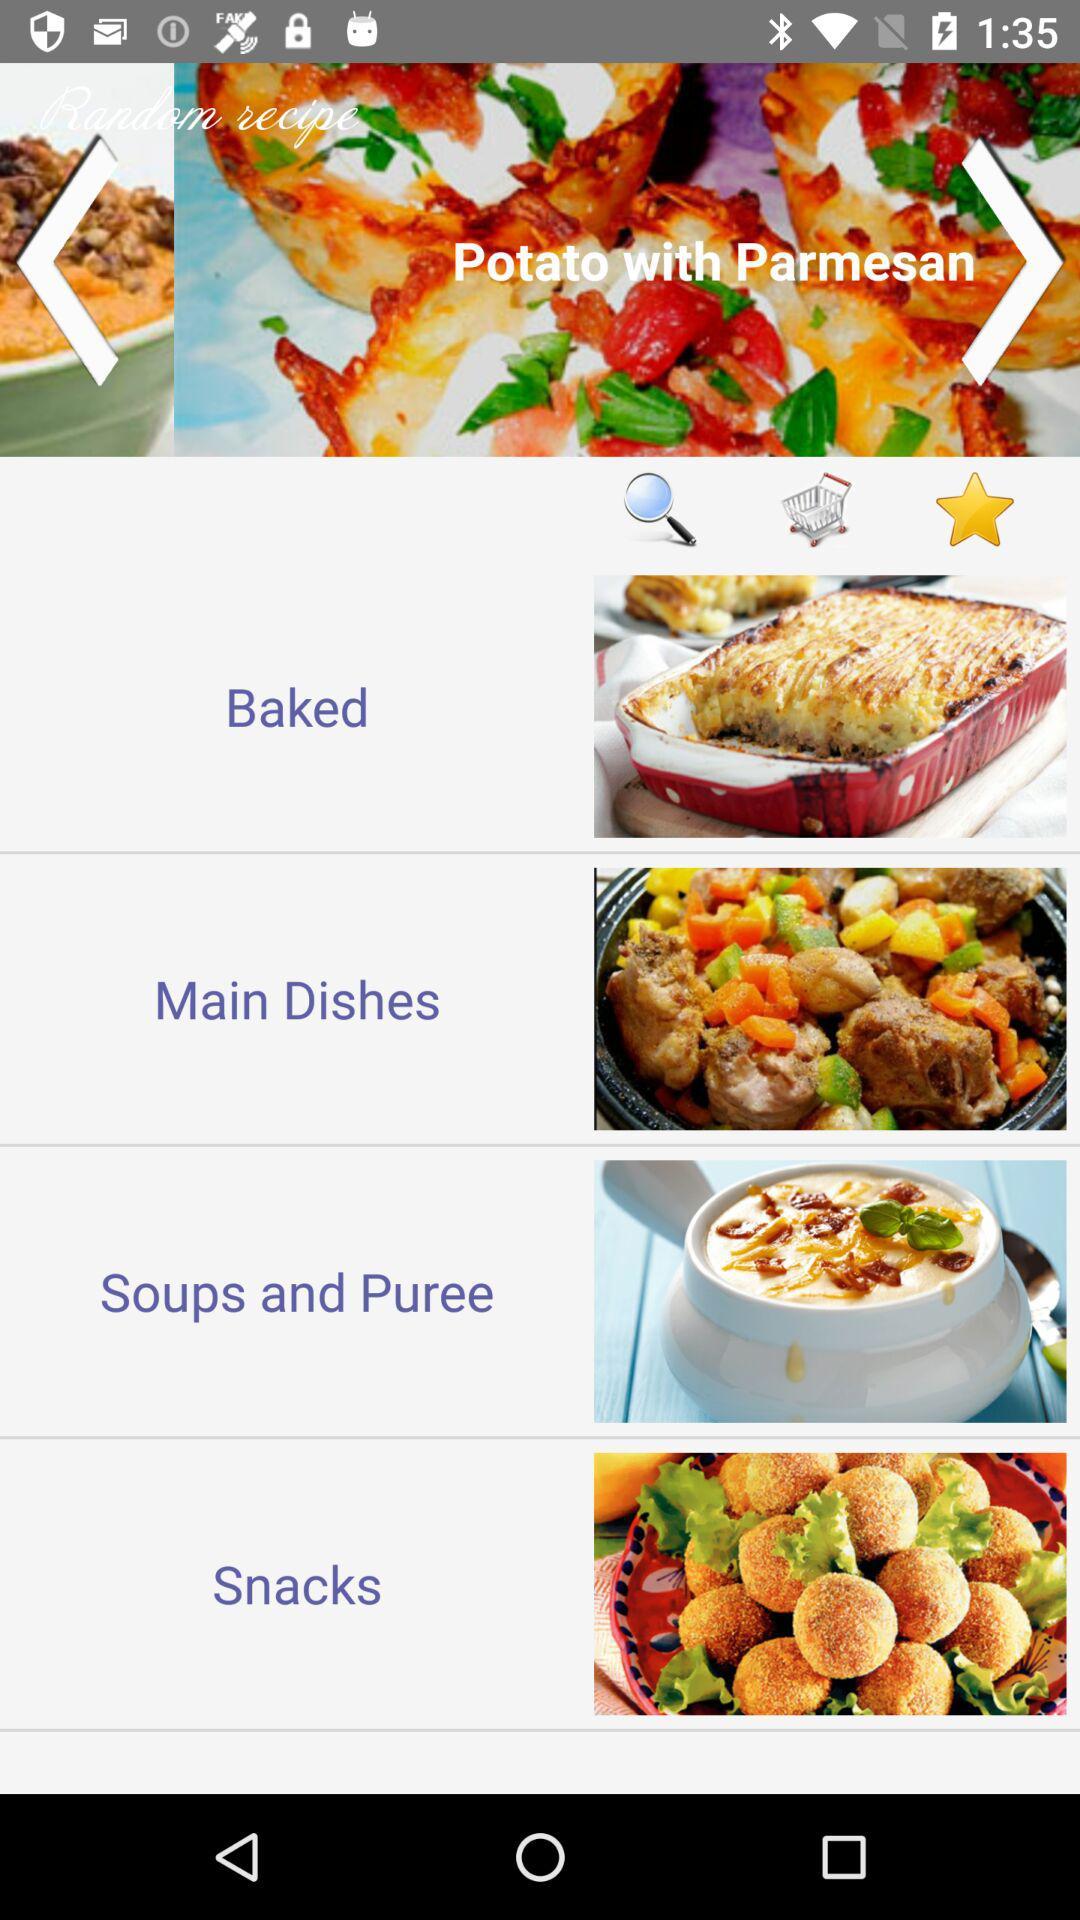  What do you see at coordinates (974, 509) in the screenshot?
I see `the star icon` at bounding box center [974, 509].